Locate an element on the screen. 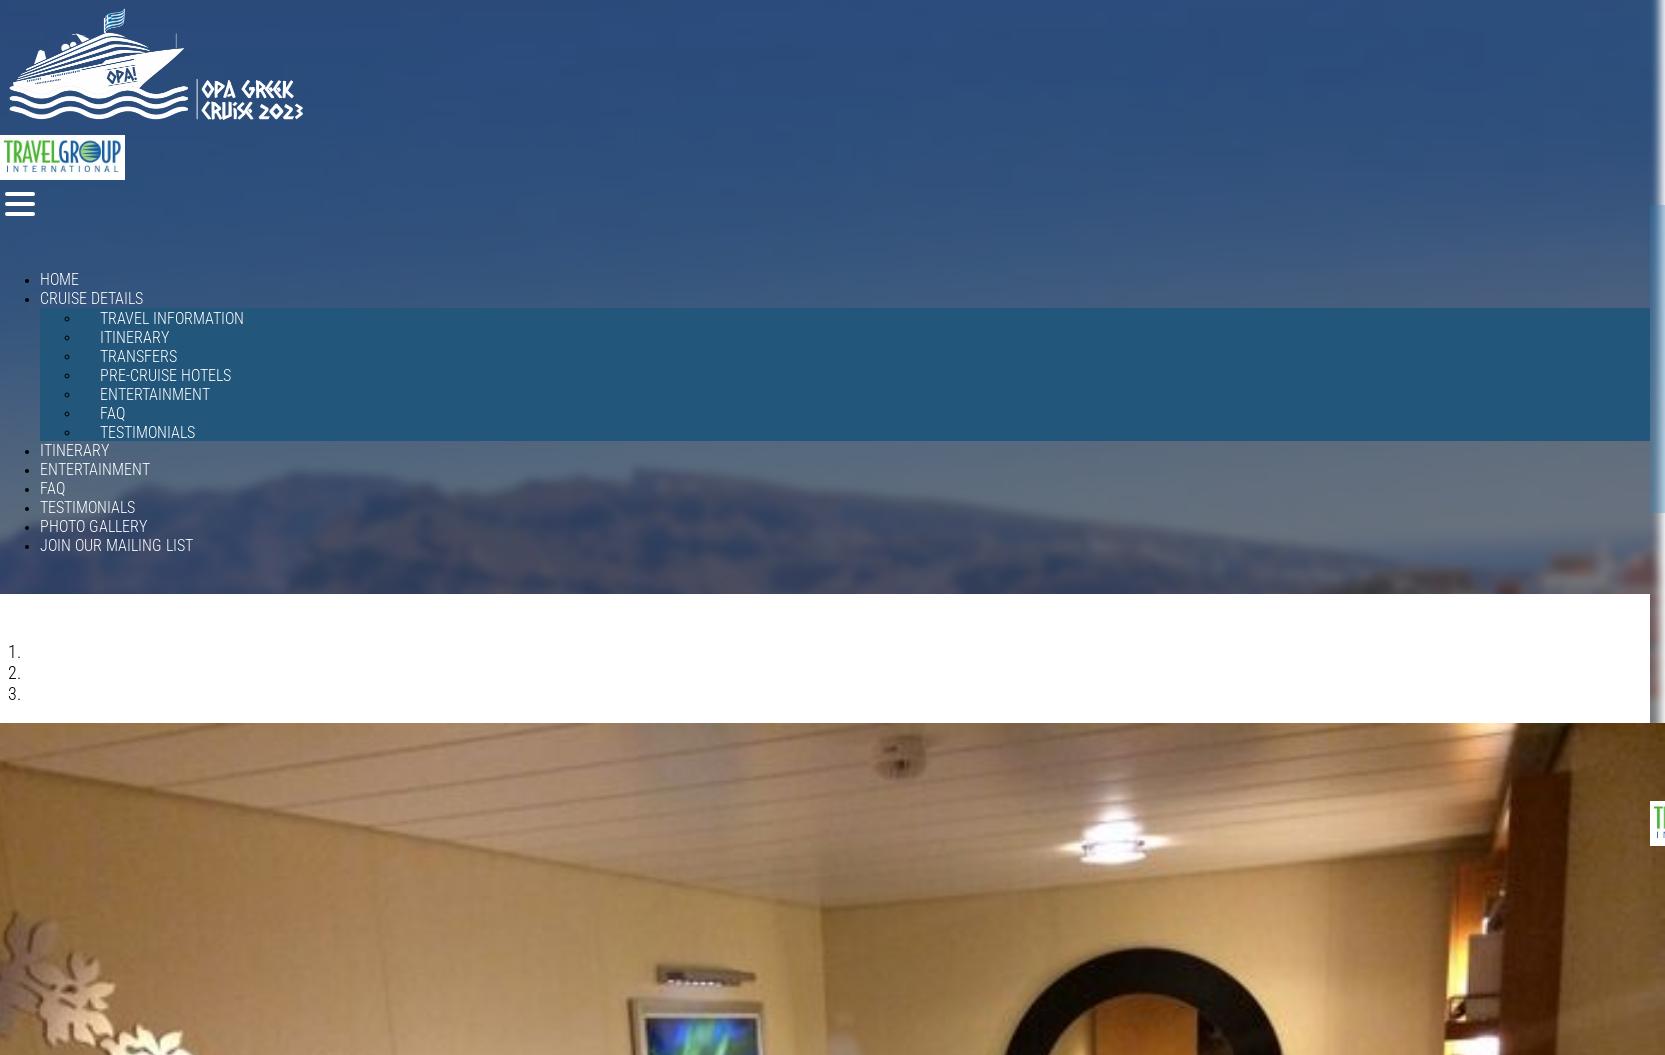 The image size is (1665, 1055). 'Transfers' is located at coordinates (137, 355).